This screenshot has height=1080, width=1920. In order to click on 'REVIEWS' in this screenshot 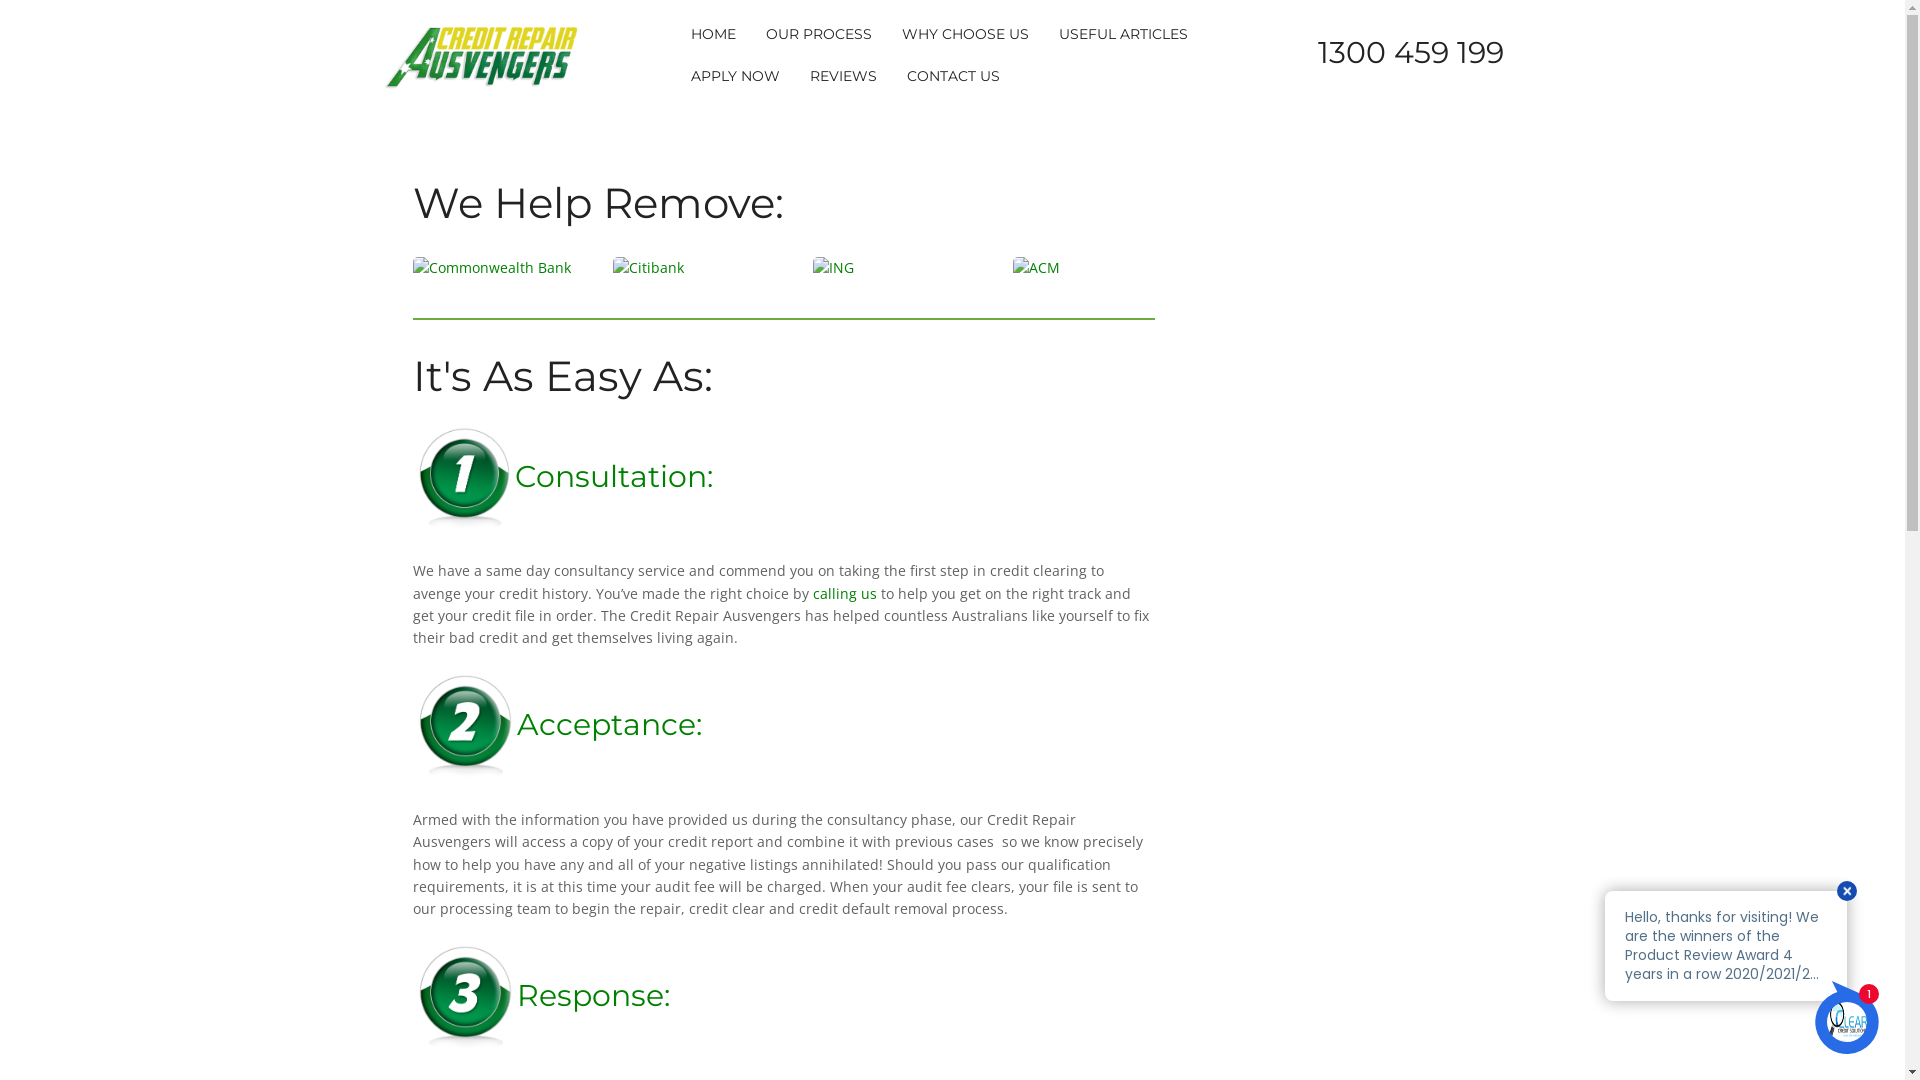, I will do `click(843, 75)`.